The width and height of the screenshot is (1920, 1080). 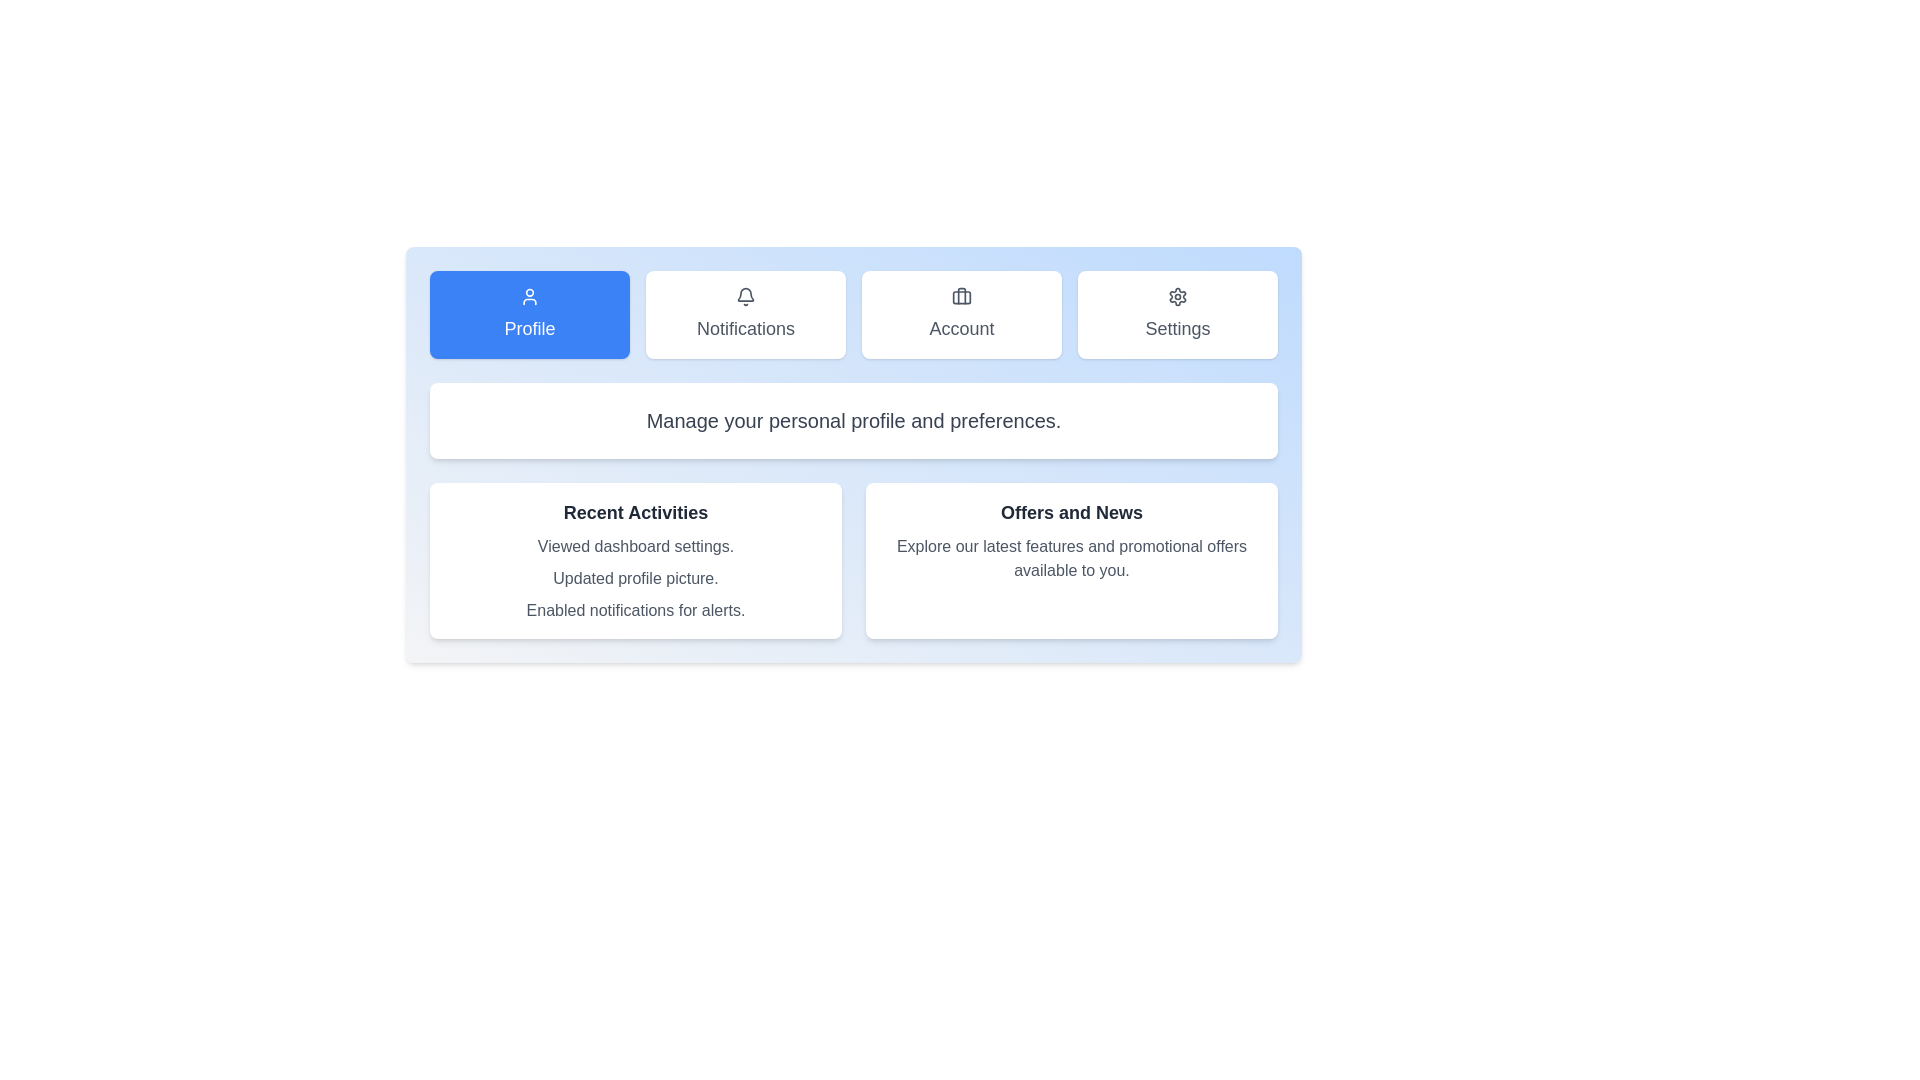 What do you see at coordinates (1070, 560) in the screenshot?
I see `the Informative card located to the right of the 'Recent Activities' card in the second row of the two-column grid layout` at bounding box center [1070, 560].